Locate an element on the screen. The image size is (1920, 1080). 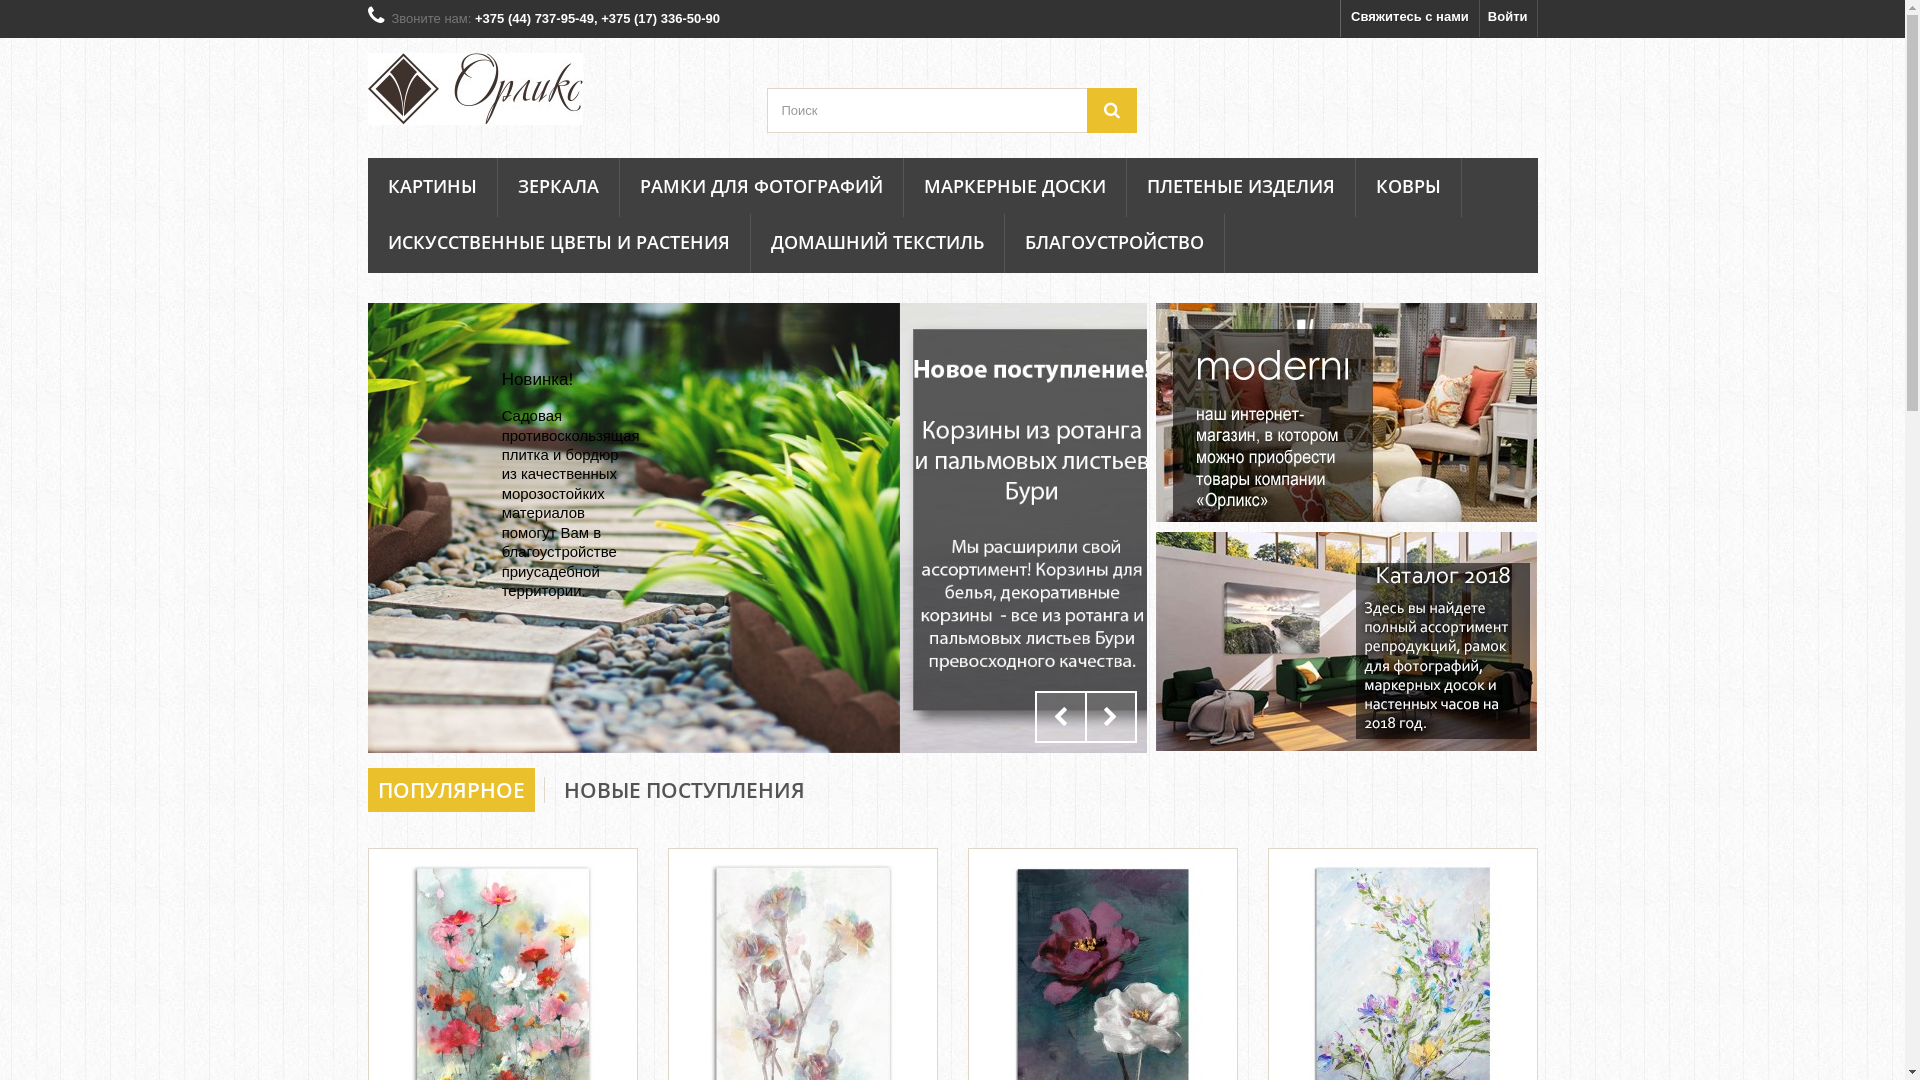
'Prev' is located at coordinates (1033, 716).